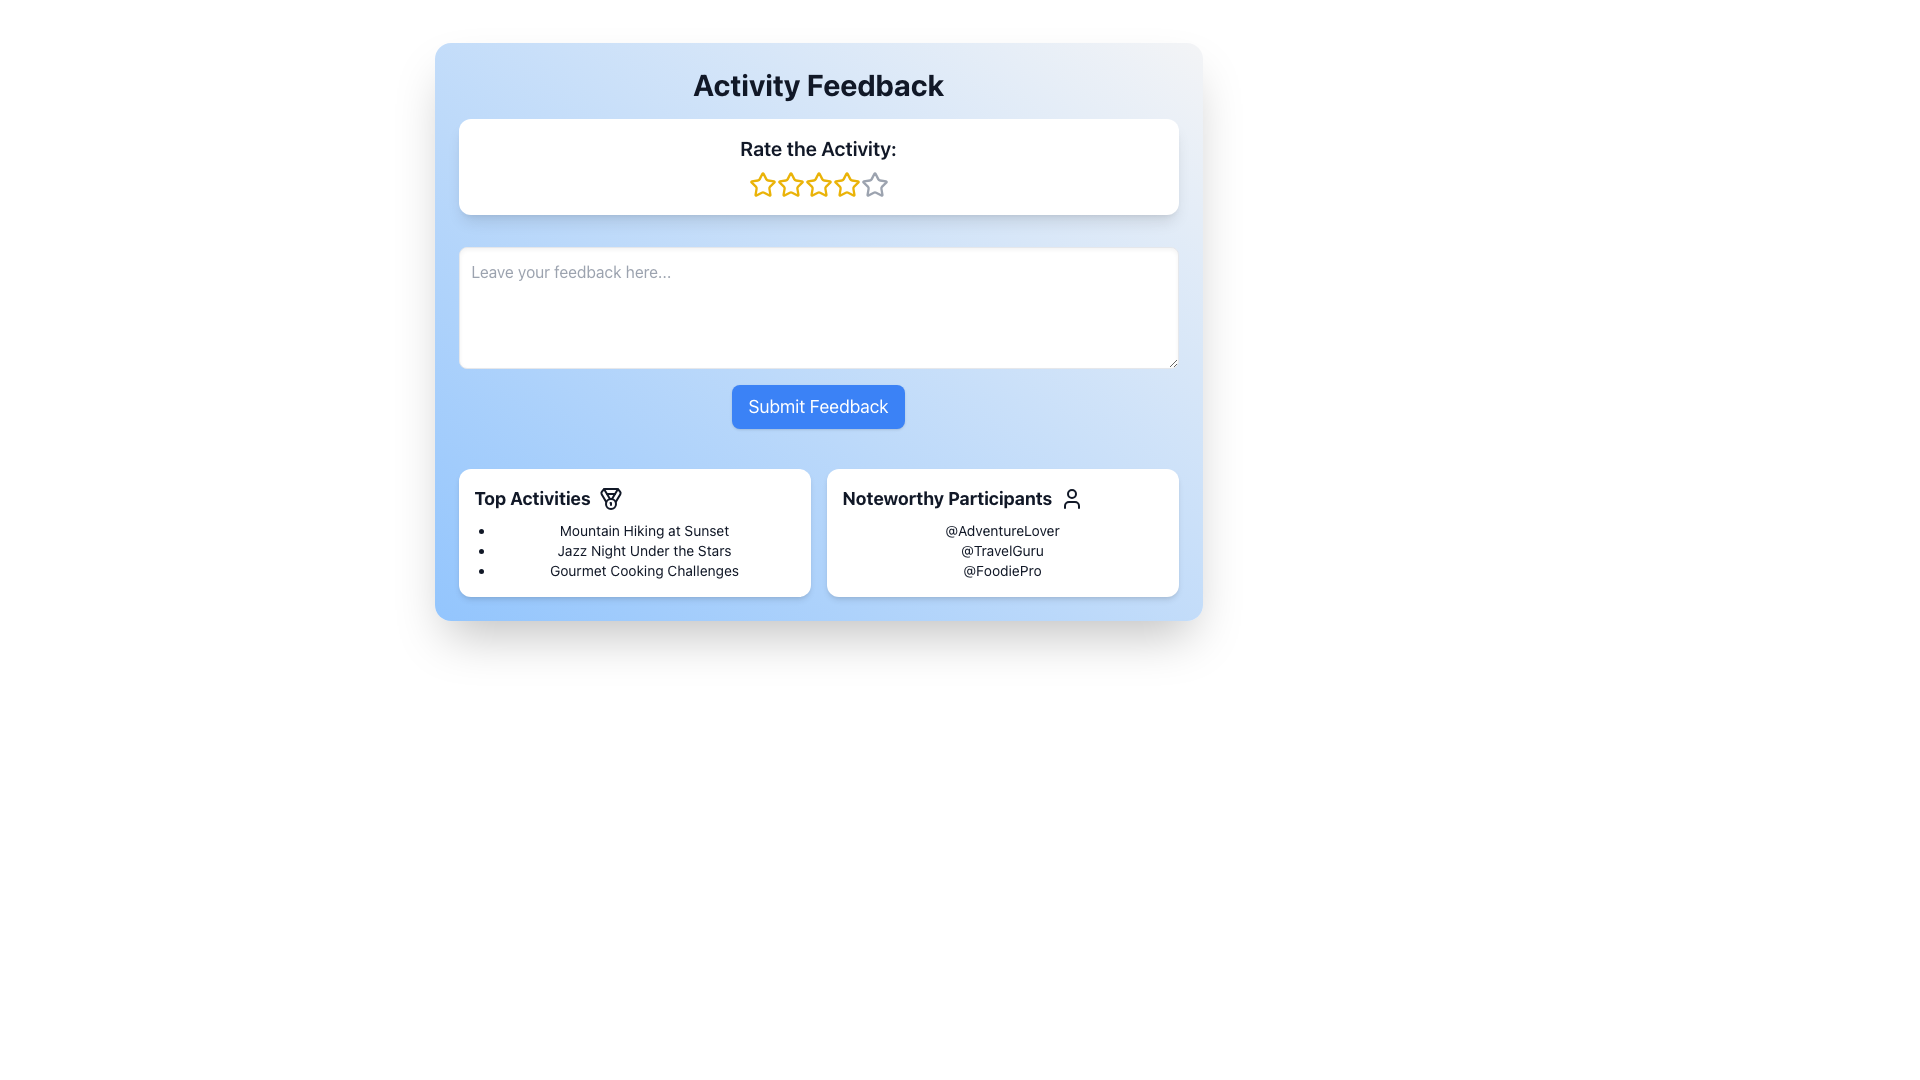 Image resolution: width=1920 pixels, height=1080 pixels. I want to click on text label displaying '@FoodiePro', which is the third username in the list under 'Noteworthy Participants', so click(1002, 570).